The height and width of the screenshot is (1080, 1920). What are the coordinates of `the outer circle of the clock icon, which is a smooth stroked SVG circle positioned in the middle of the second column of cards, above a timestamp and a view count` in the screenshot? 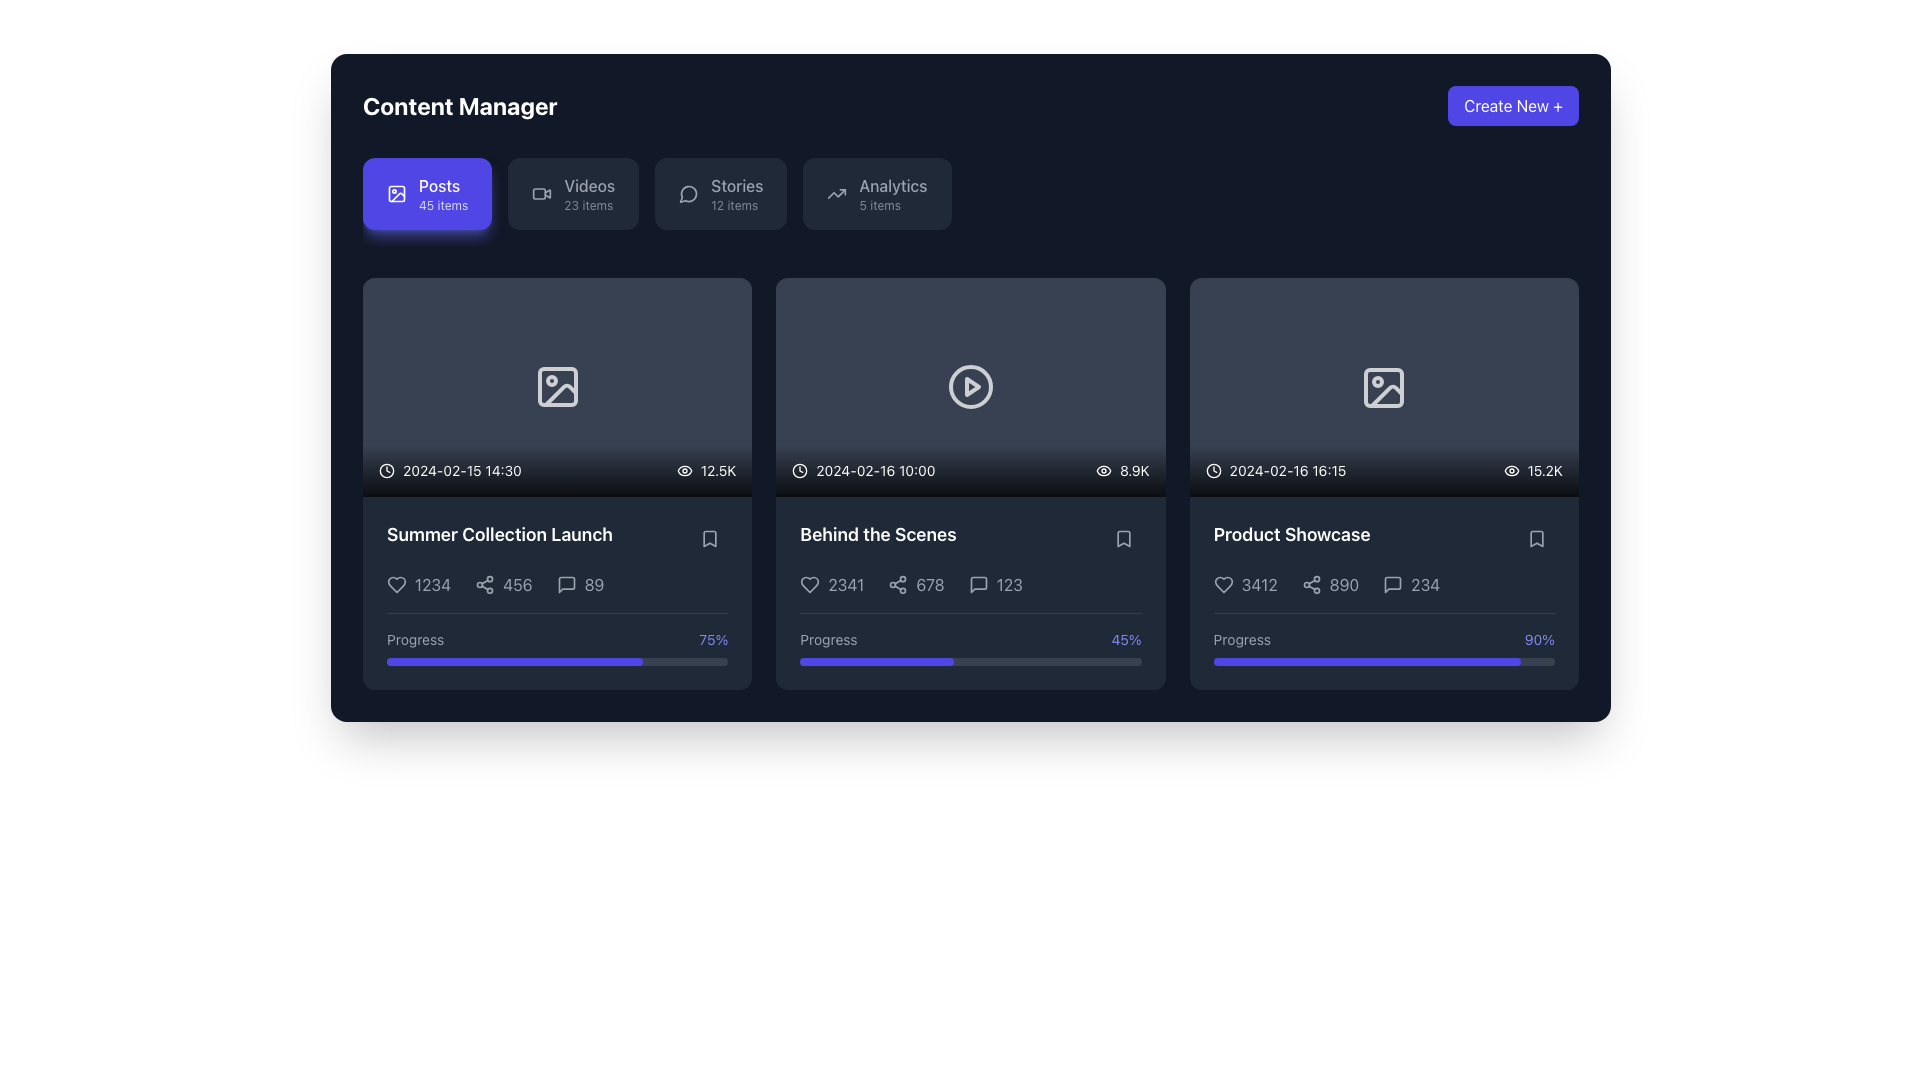 It's located at (800, 470).